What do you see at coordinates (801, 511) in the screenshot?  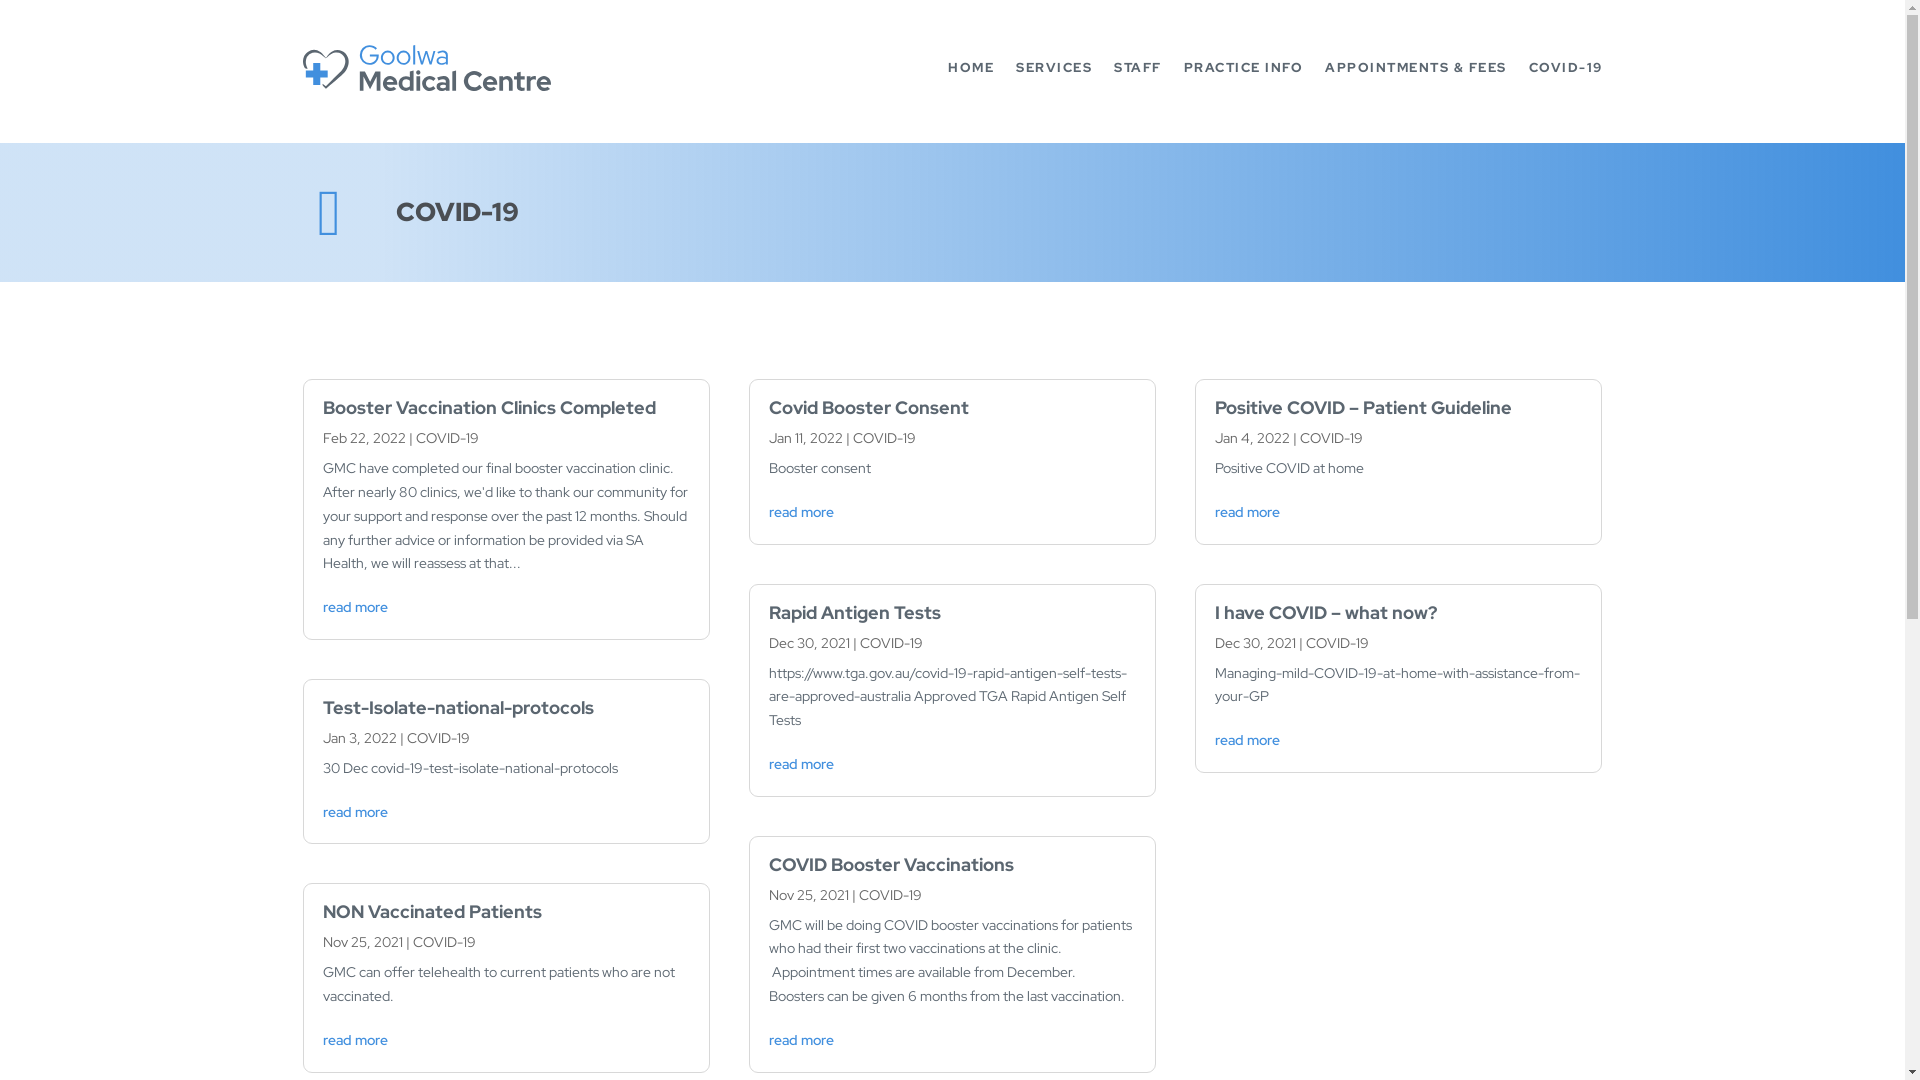 I see `'read more'` at bounding box center [801, 511].